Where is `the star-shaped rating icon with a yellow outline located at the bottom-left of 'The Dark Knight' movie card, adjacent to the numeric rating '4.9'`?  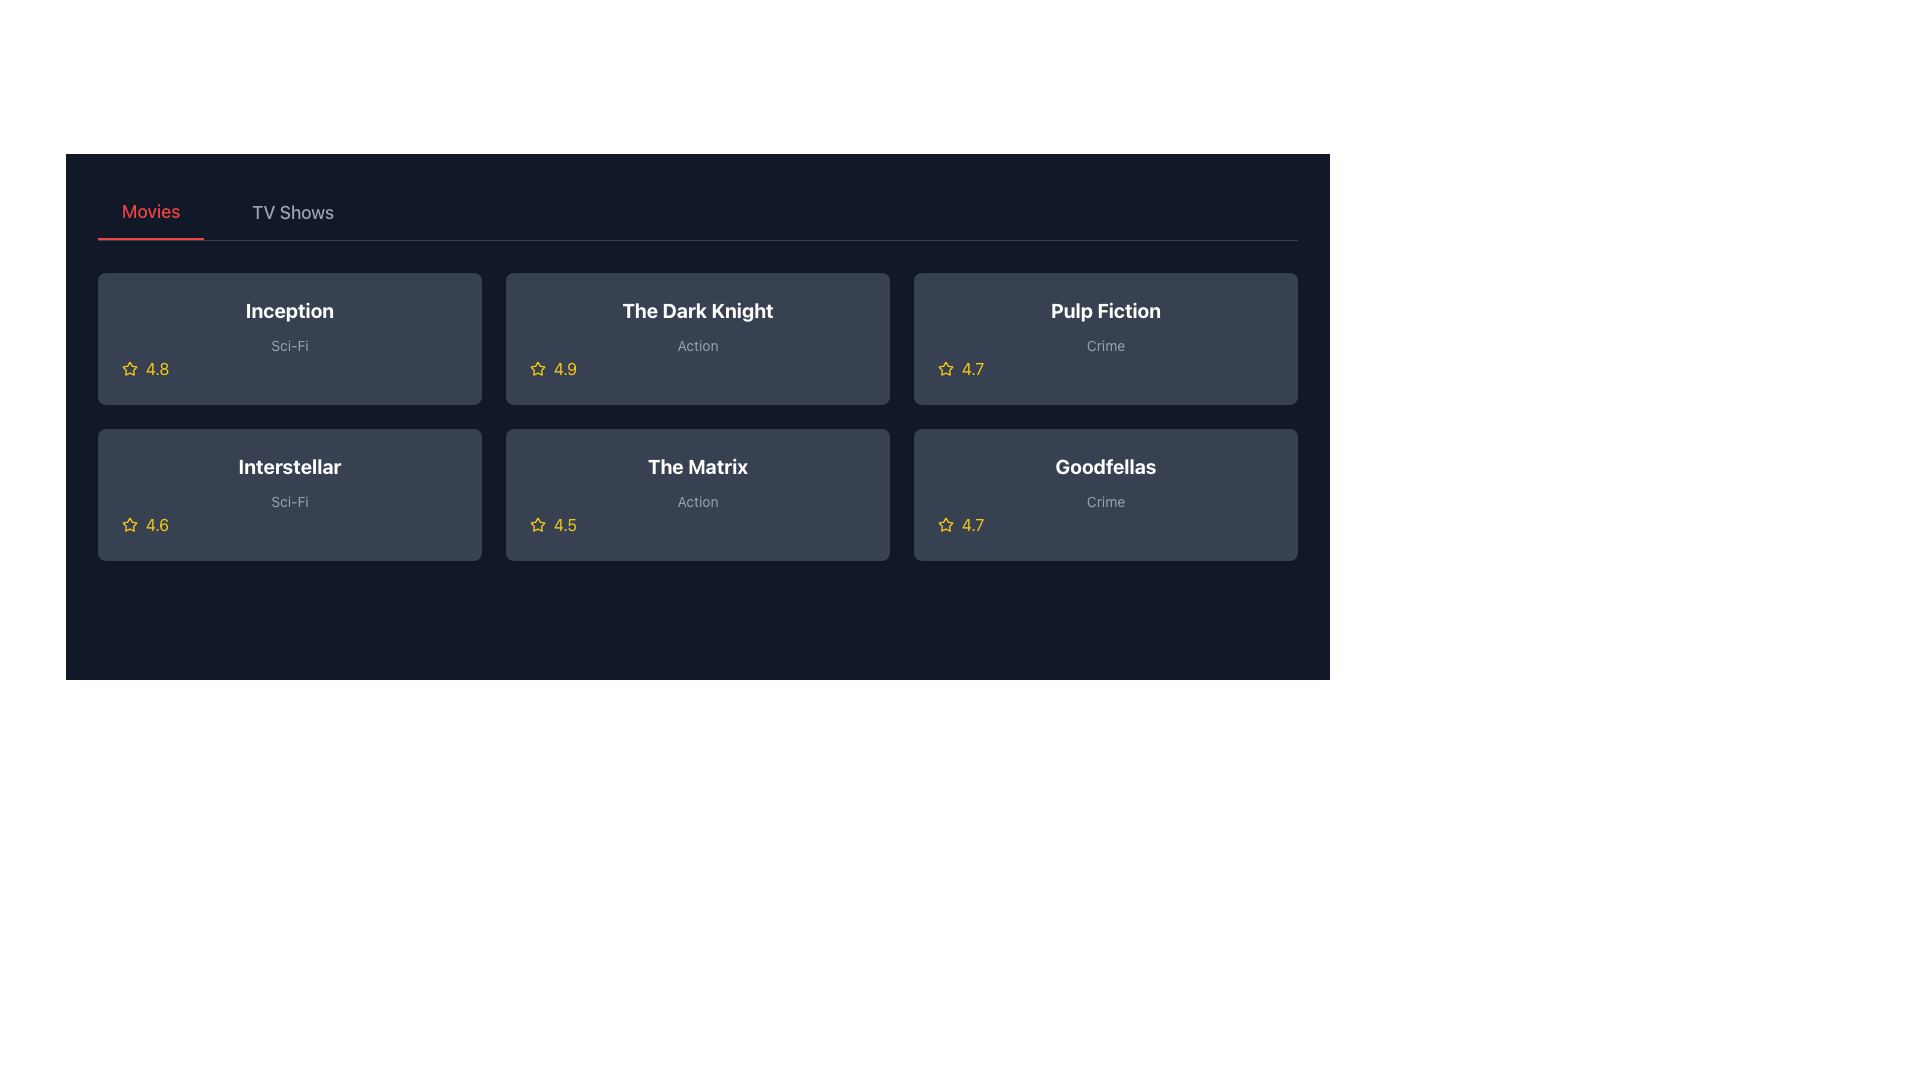 the star-shaped rating icon with a yellow outline located at the bottom-left of 'The Dark Knight' movie card, adjacent to the numeric rating '4.9' is located at coordinates (537, 368).